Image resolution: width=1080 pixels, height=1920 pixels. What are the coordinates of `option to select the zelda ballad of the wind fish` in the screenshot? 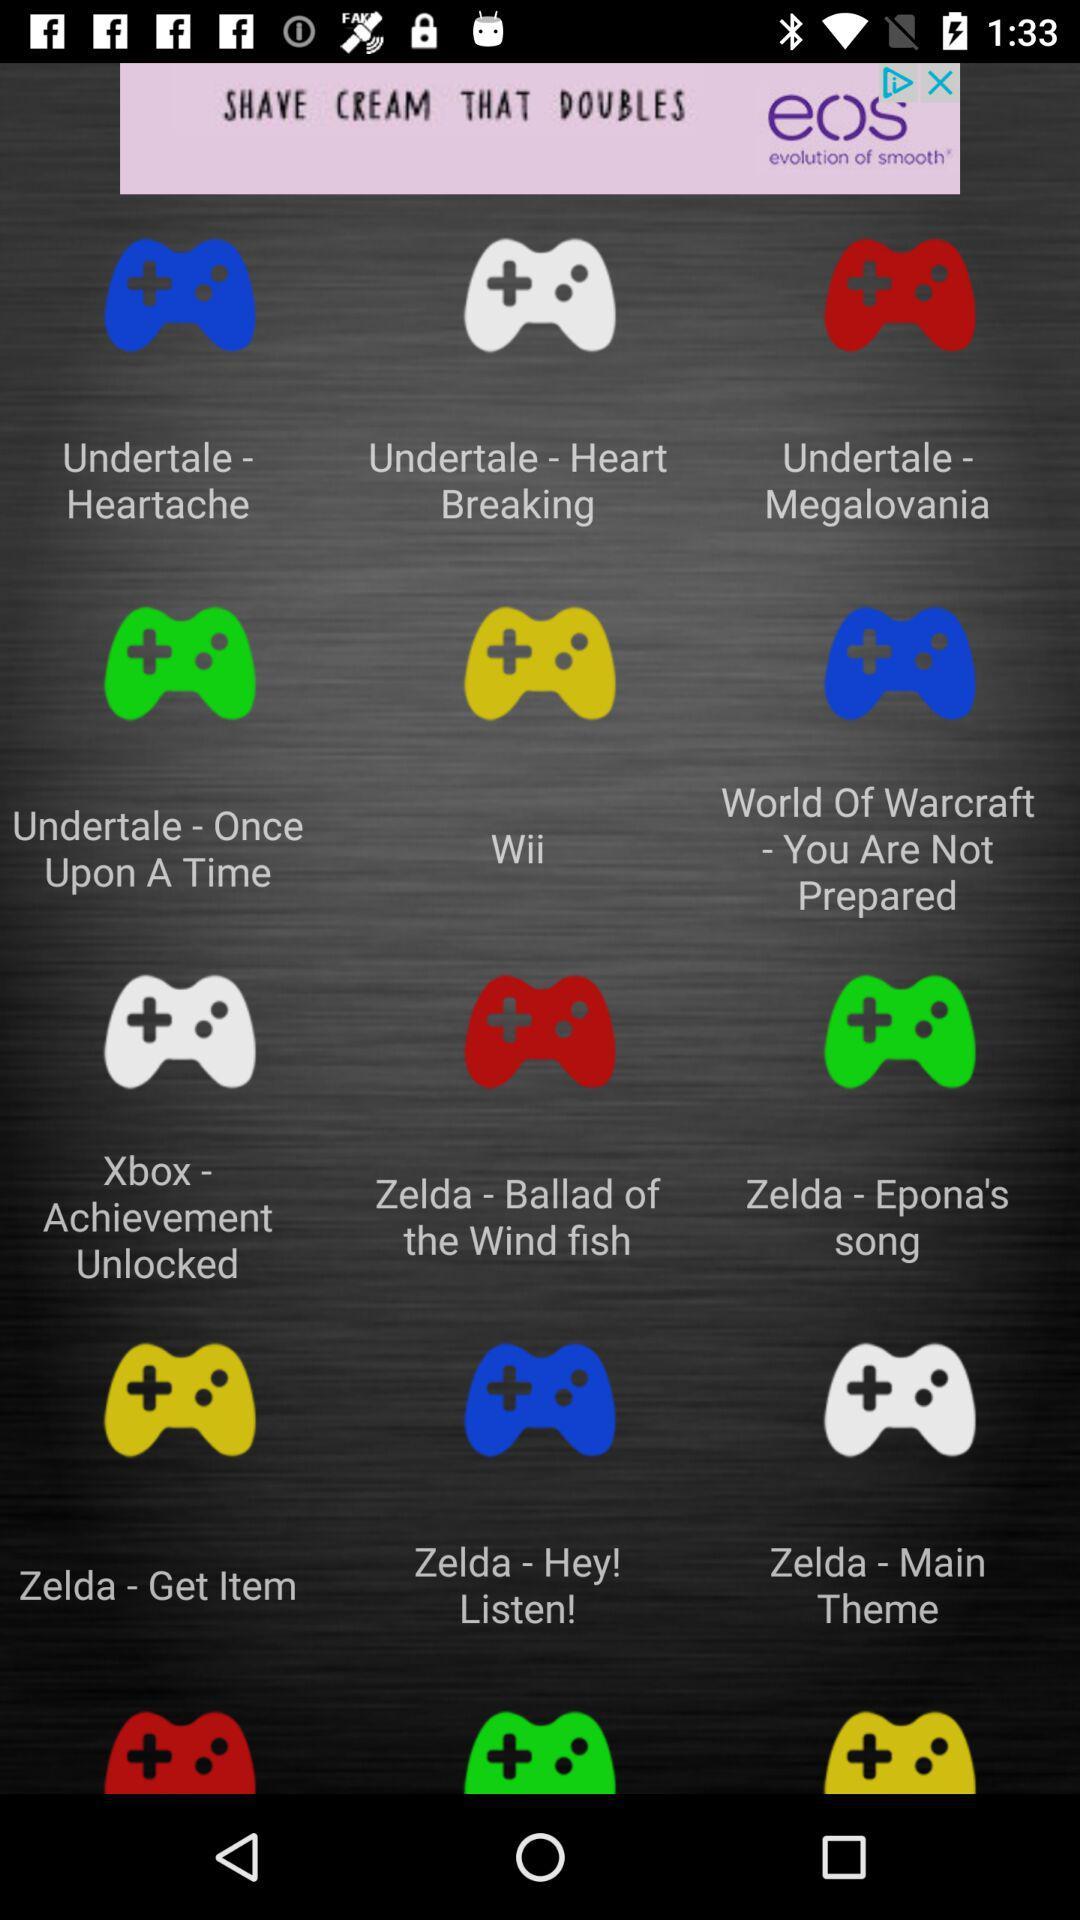 It's located at (540, 1032).